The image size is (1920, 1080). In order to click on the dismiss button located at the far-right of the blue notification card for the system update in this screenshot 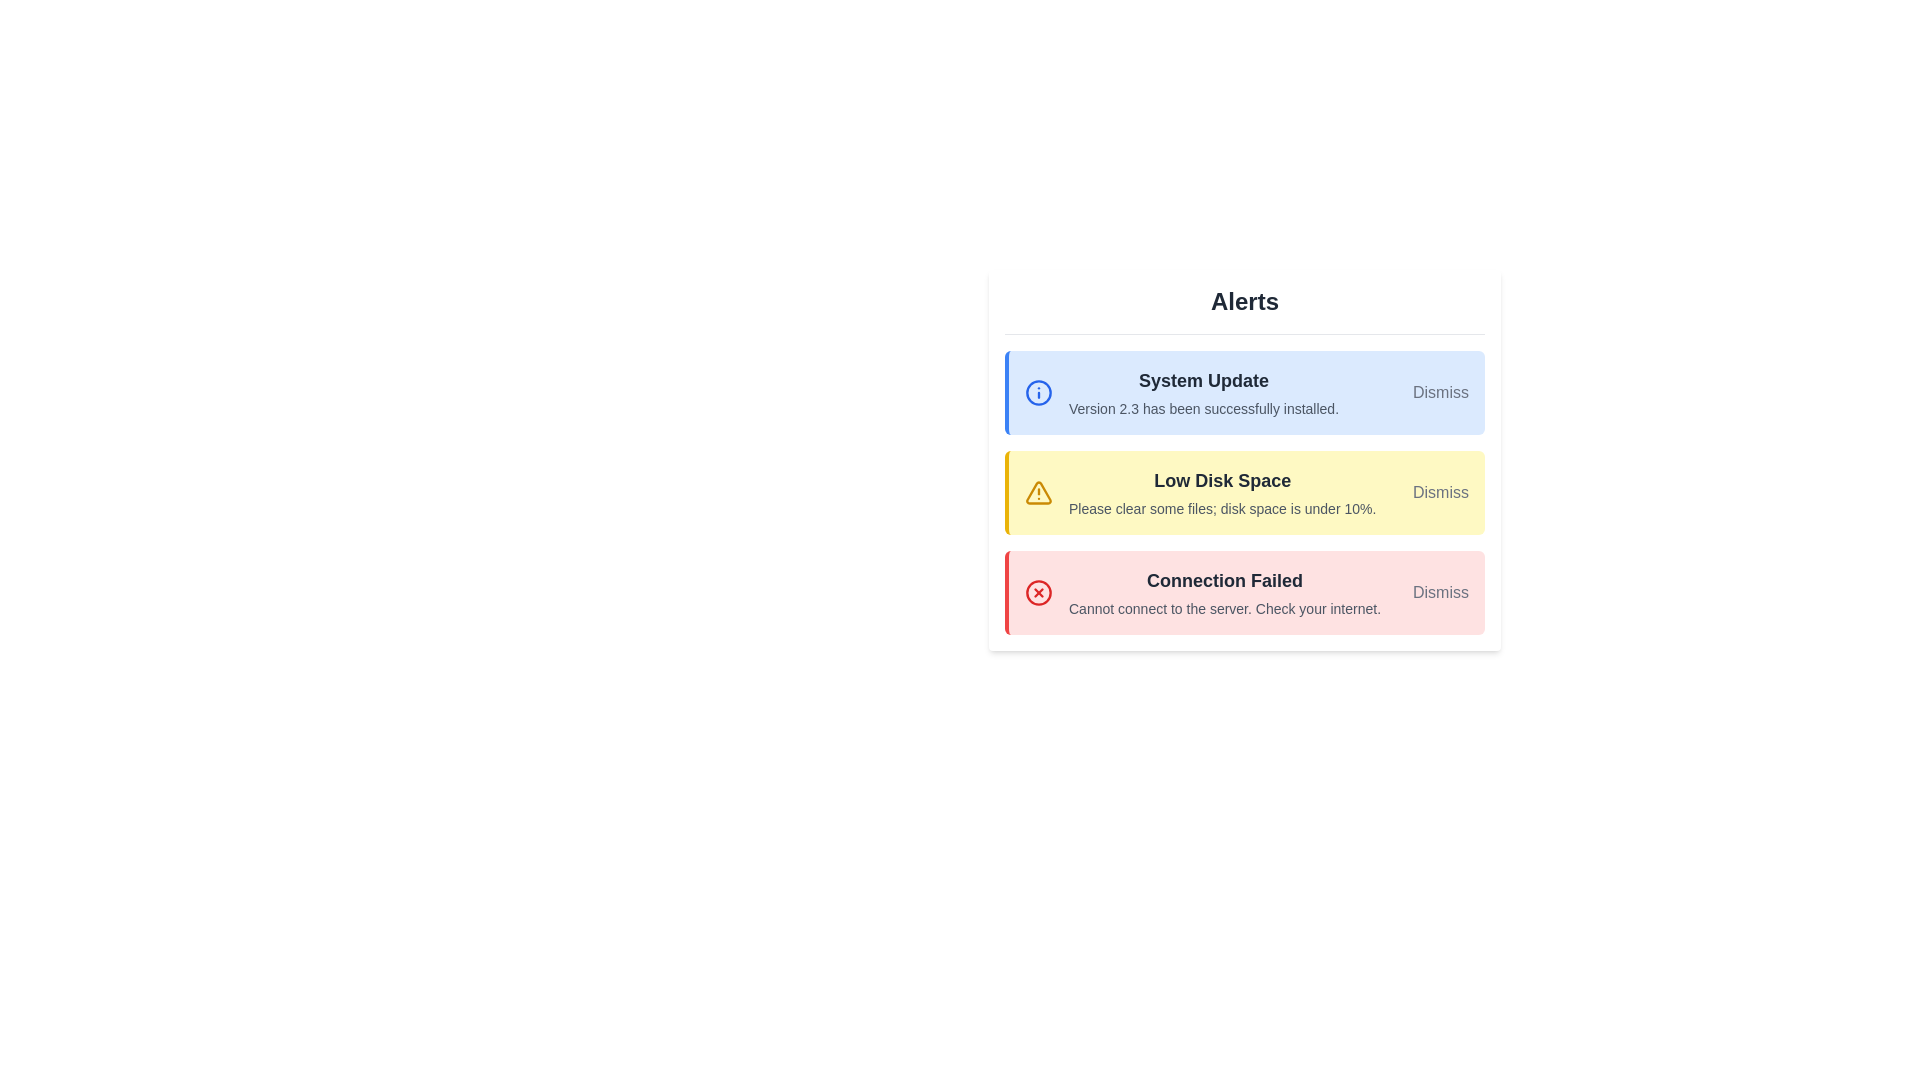, I will do `click(1440, 393)`.